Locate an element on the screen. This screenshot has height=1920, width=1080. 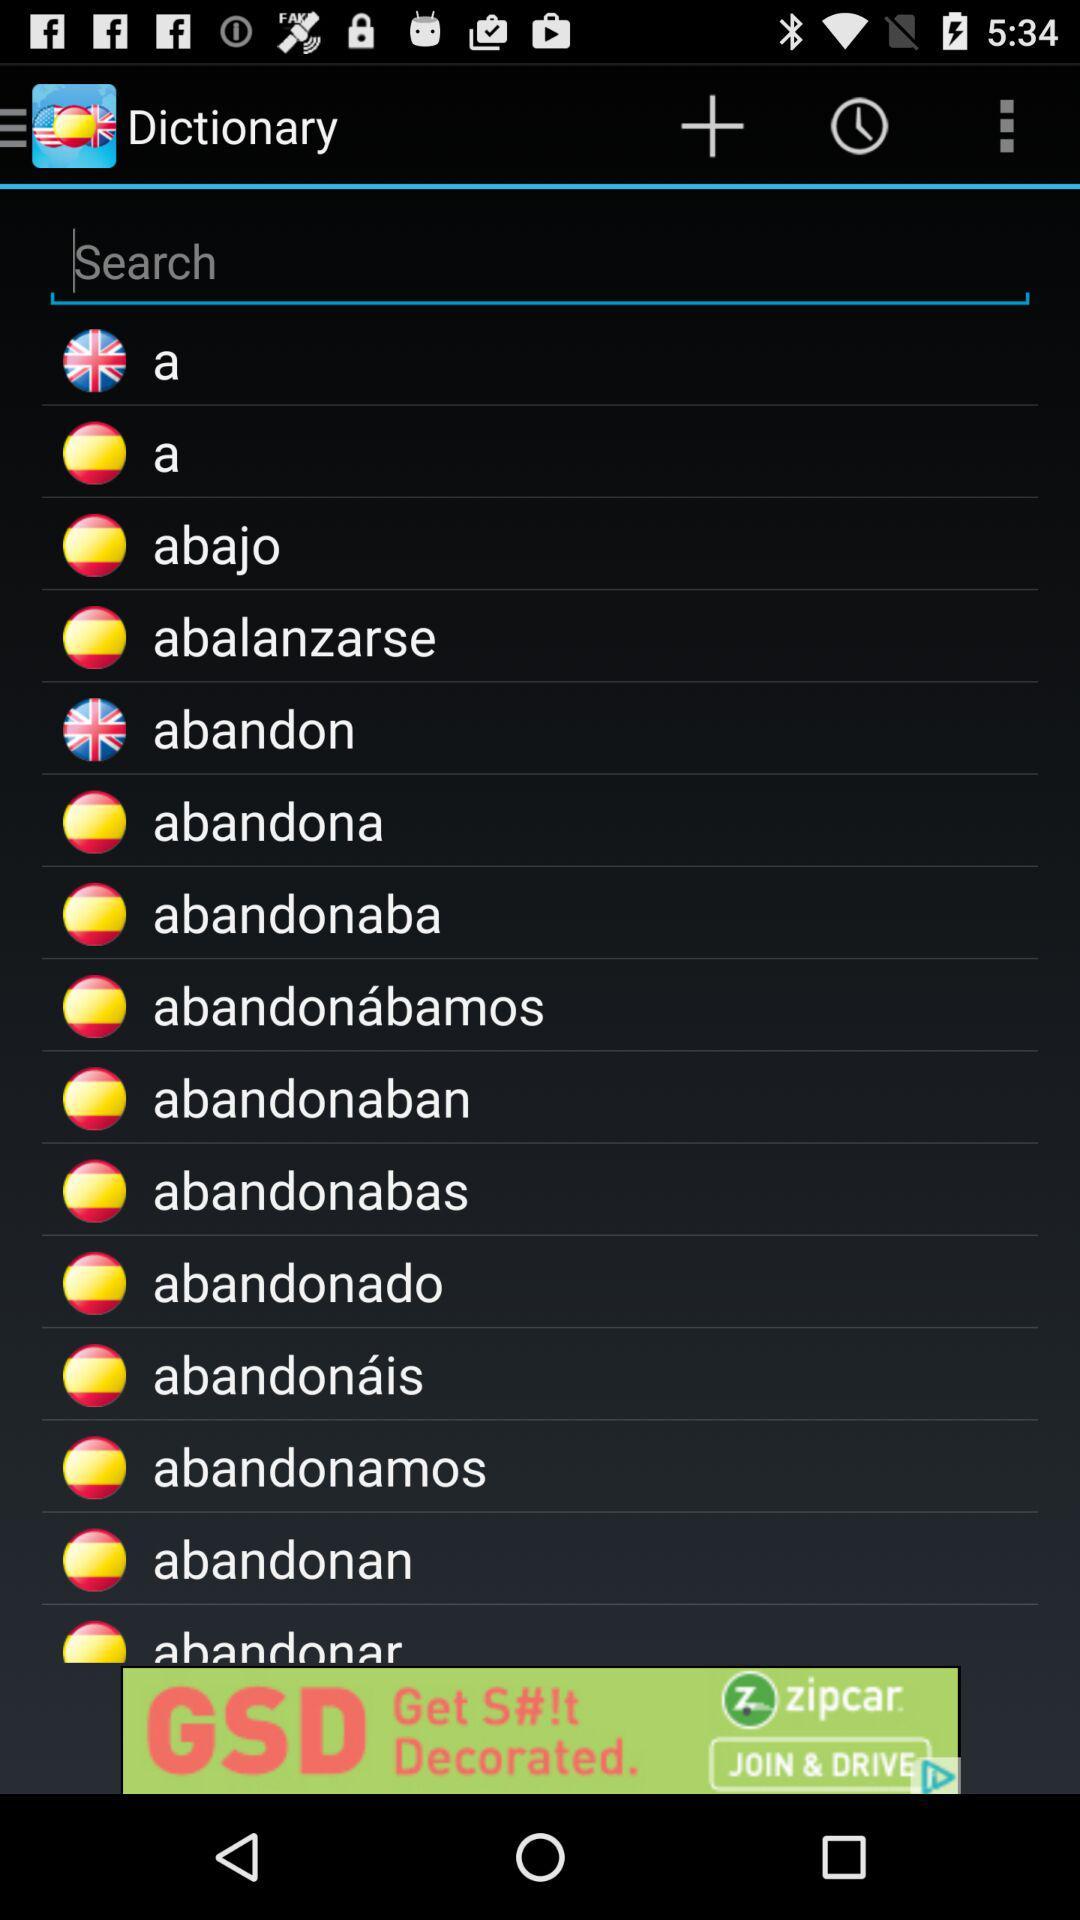
search for words is located at coordinates (540, 260).